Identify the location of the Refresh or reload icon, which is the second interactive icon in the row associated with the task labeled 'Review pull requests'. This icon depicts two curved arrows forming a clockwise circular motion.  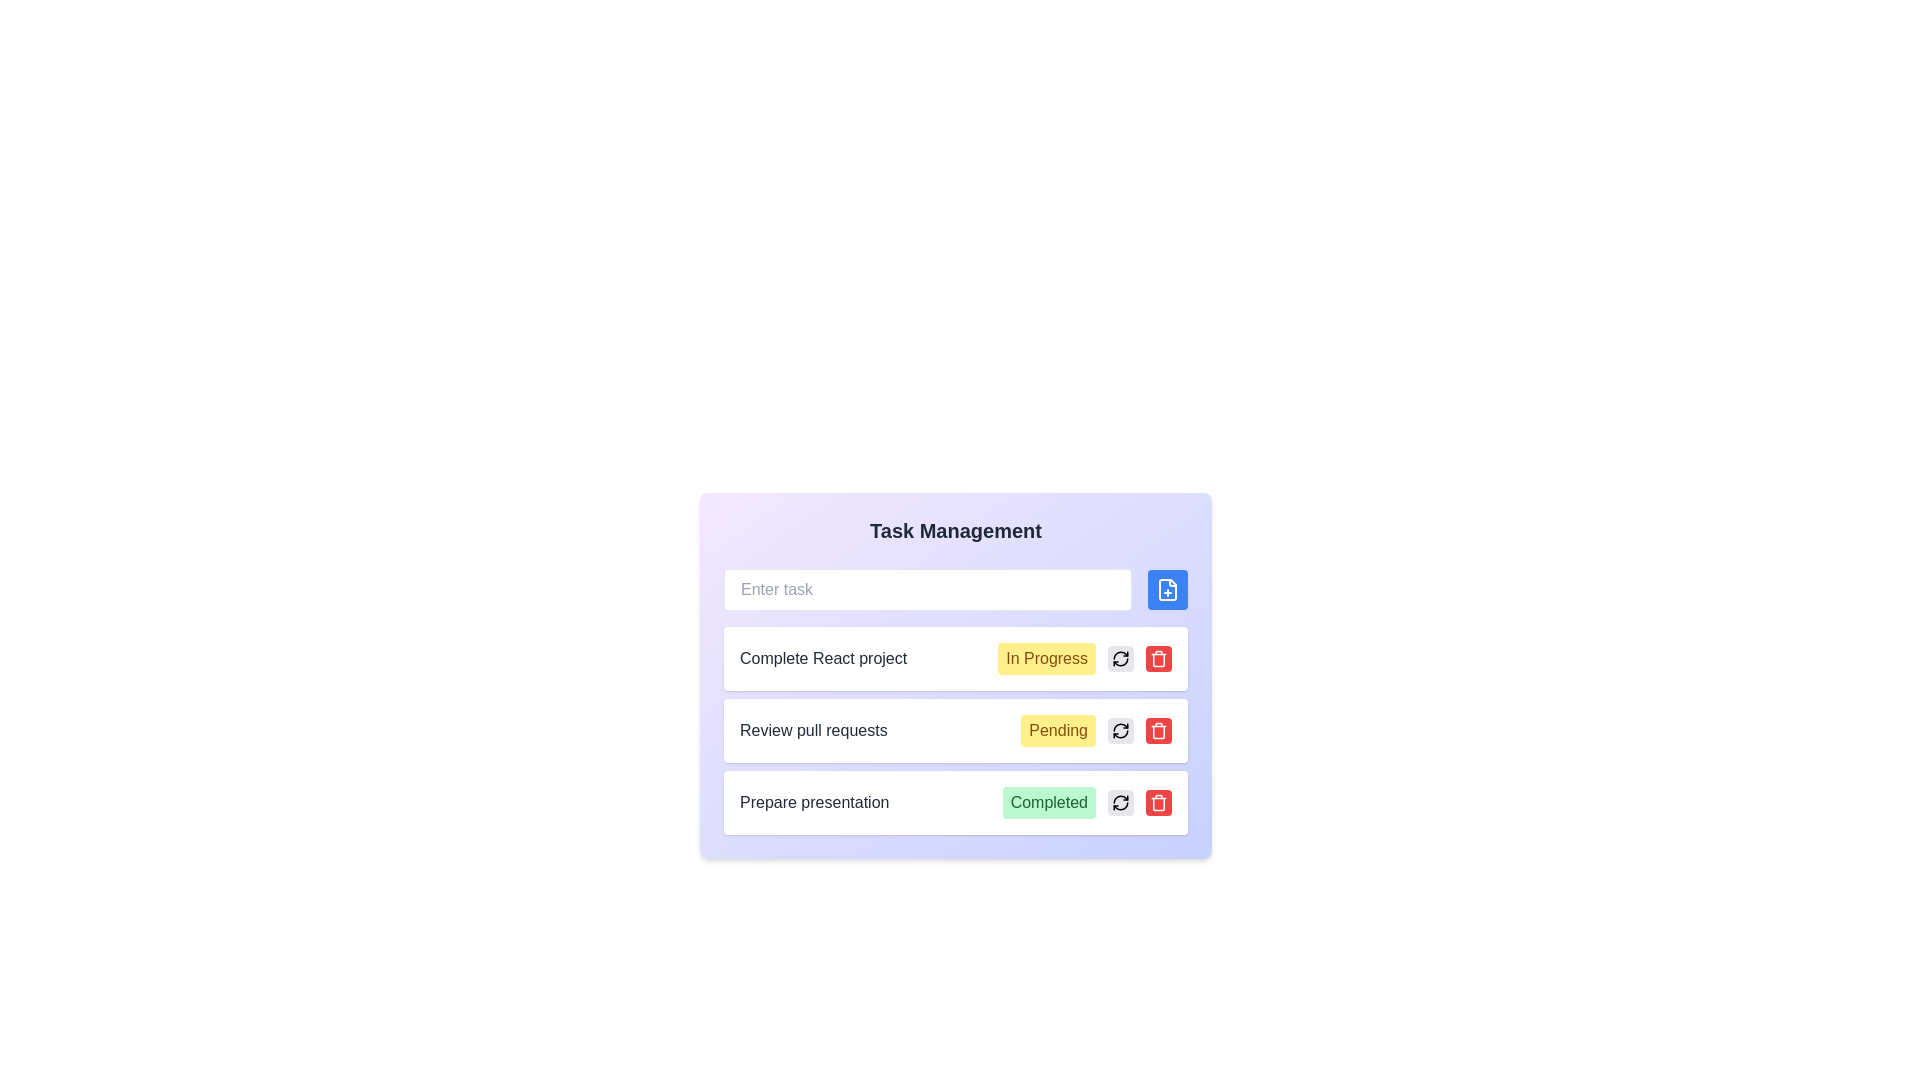
(1121, 731).